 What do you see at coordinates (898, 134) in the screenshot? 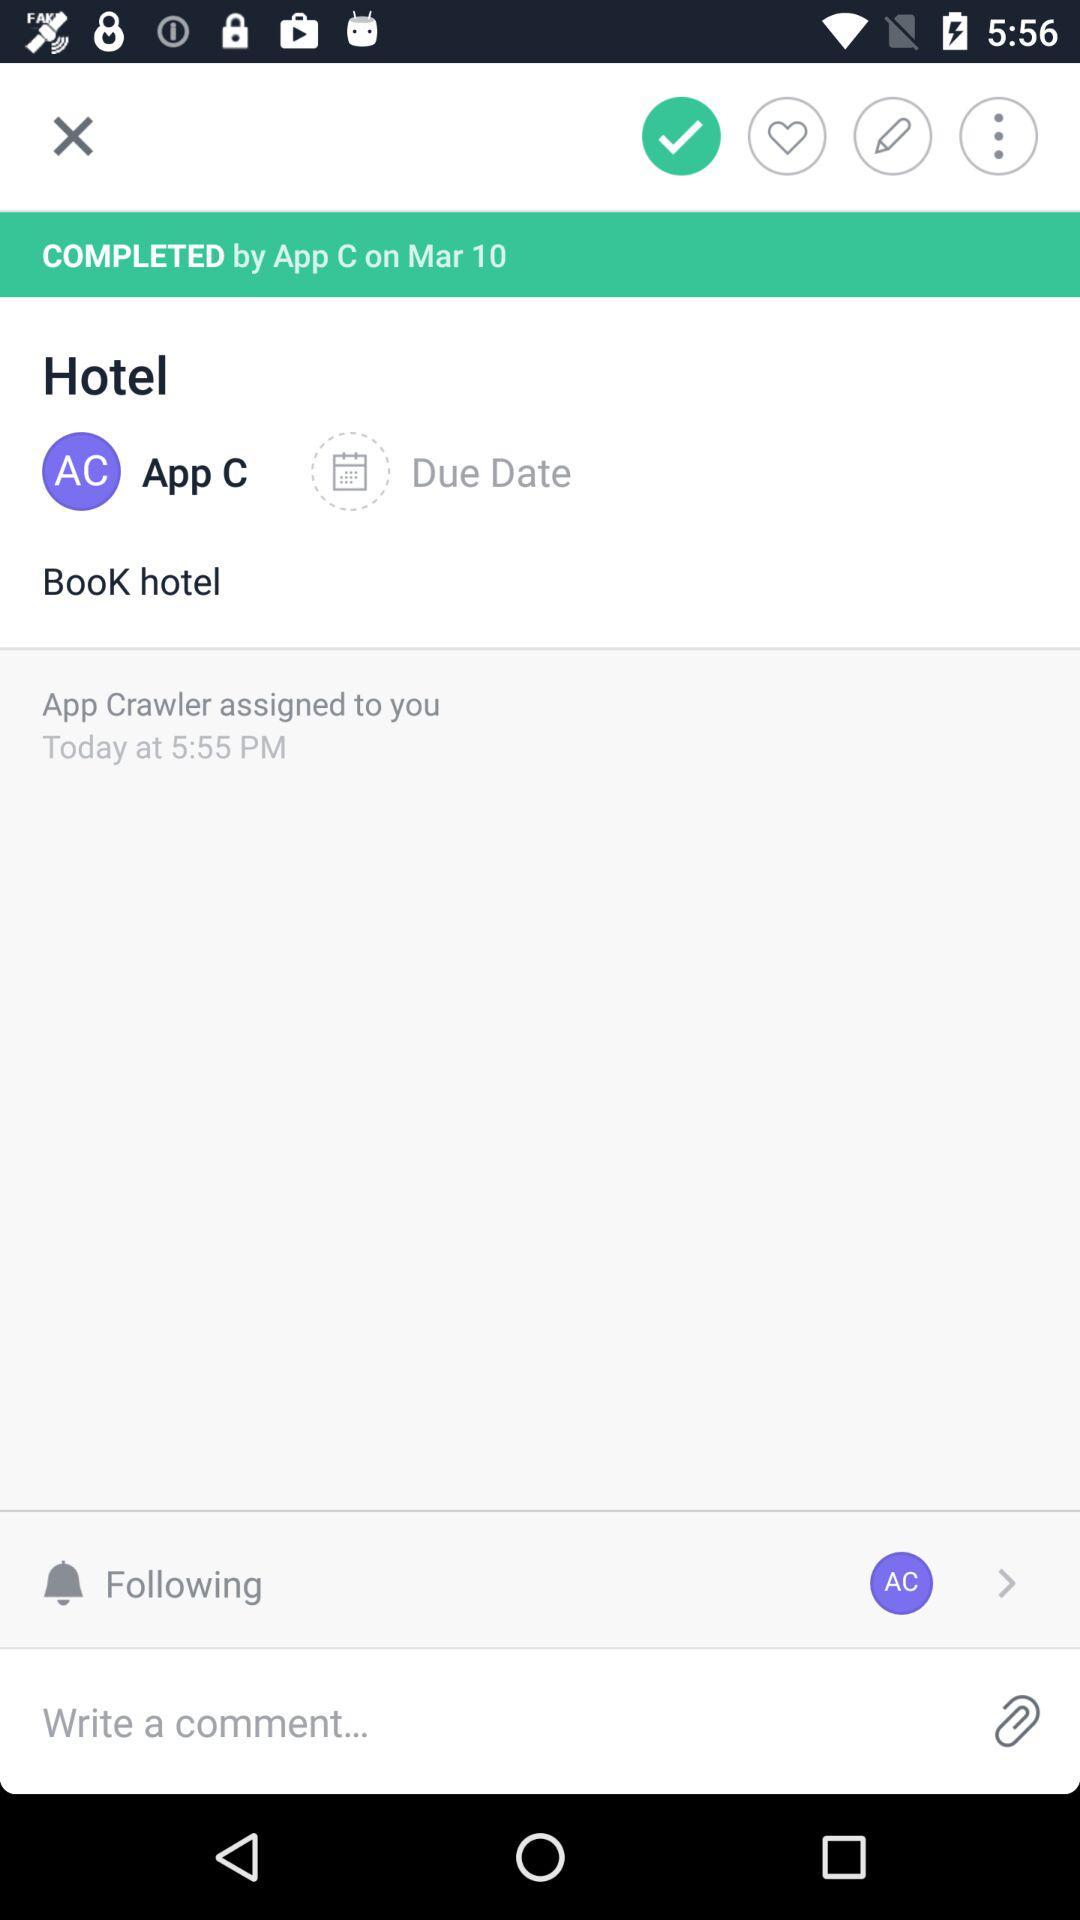
I see `the icon next to the 3 vertical dots icon at the top right corner of the page` at bounding box center [898, 134].